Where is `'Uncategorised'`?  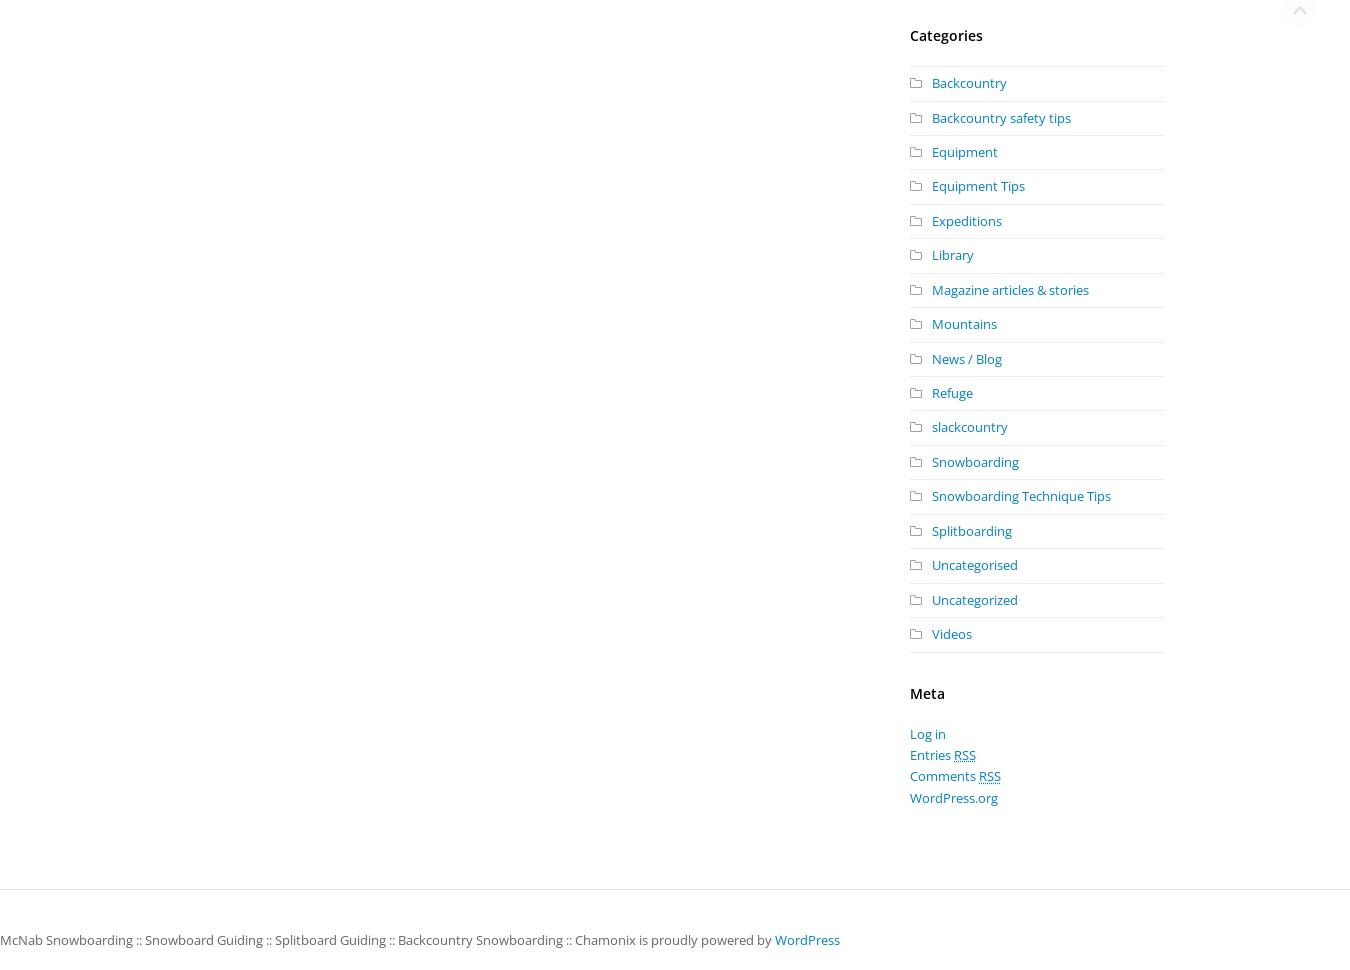 'Uncategorised' is located at coordinates (973, 564).